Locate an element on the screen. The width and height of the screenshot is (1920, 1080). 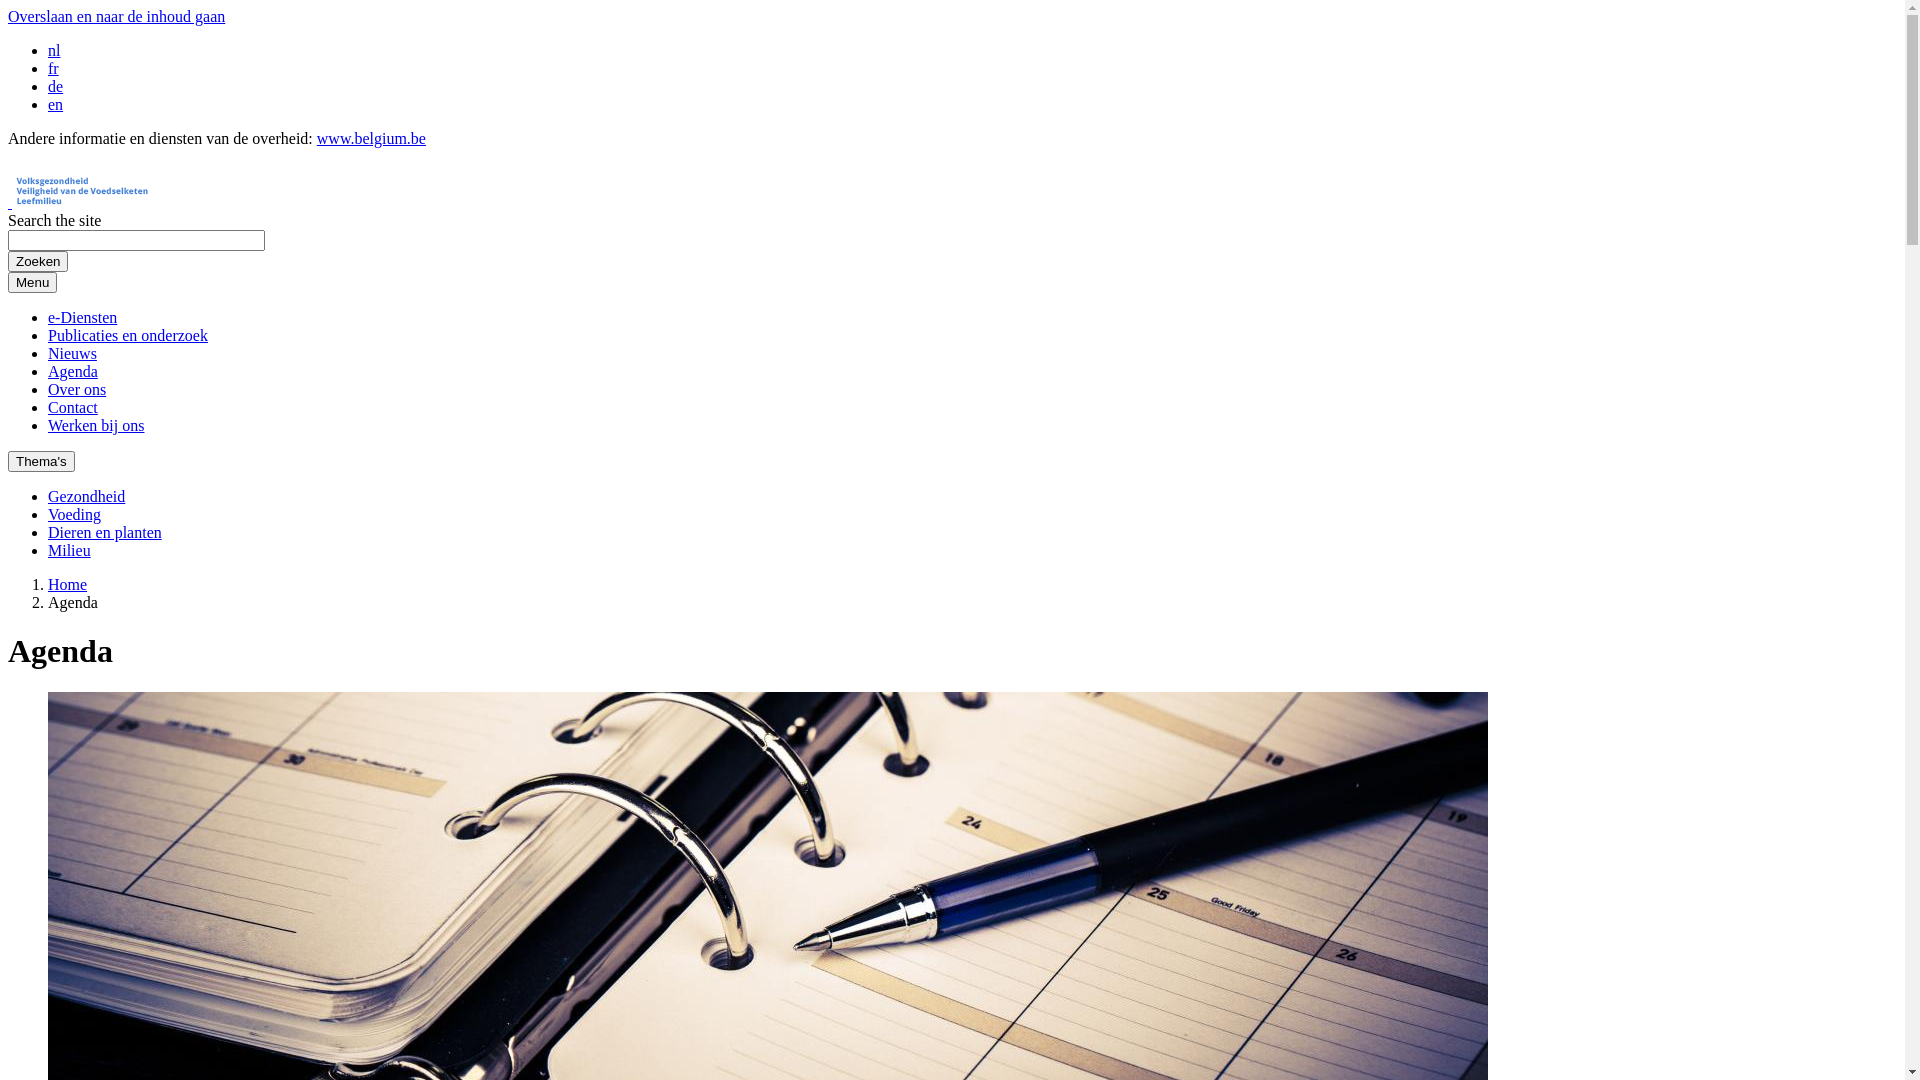
'de' is located at coordinates (55, 85).